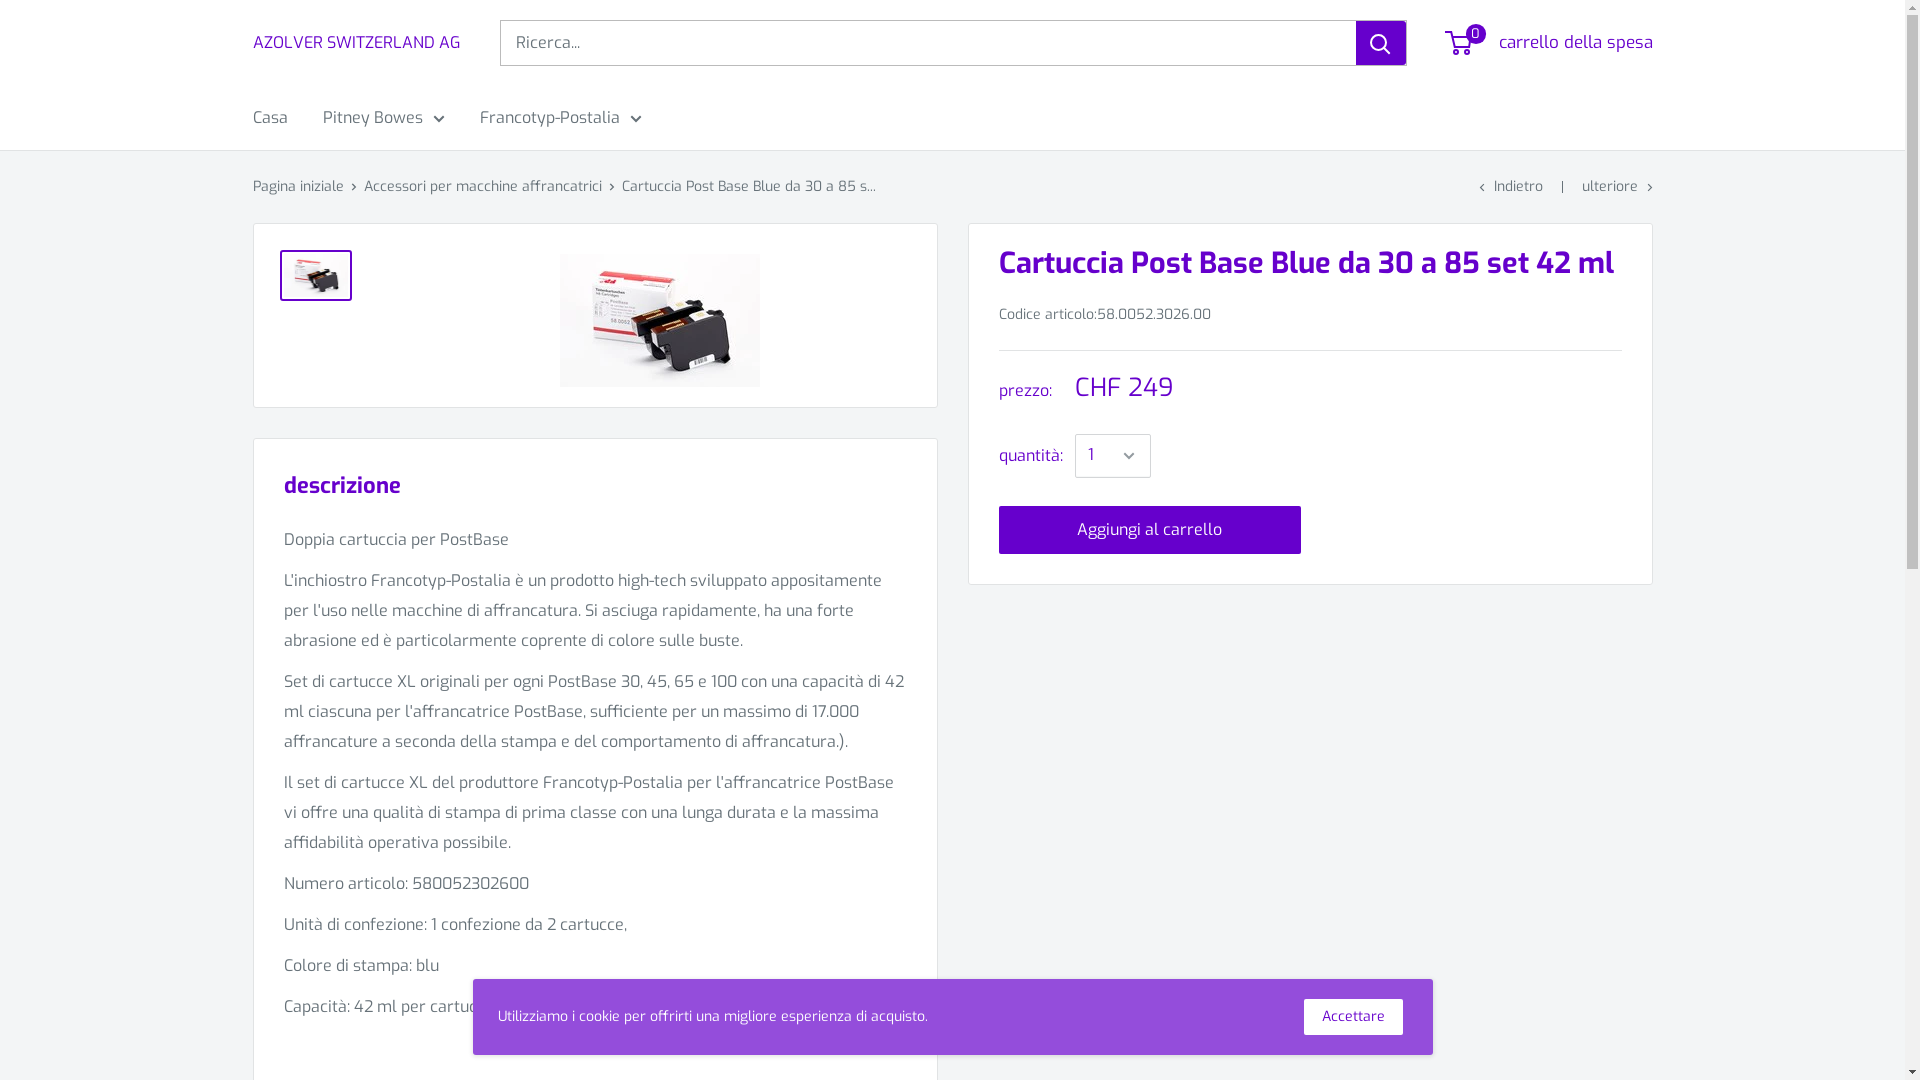 The width and height of the screenshot is (1920, 1080). I want to click on 'Accettare', so click(1353, 1017).